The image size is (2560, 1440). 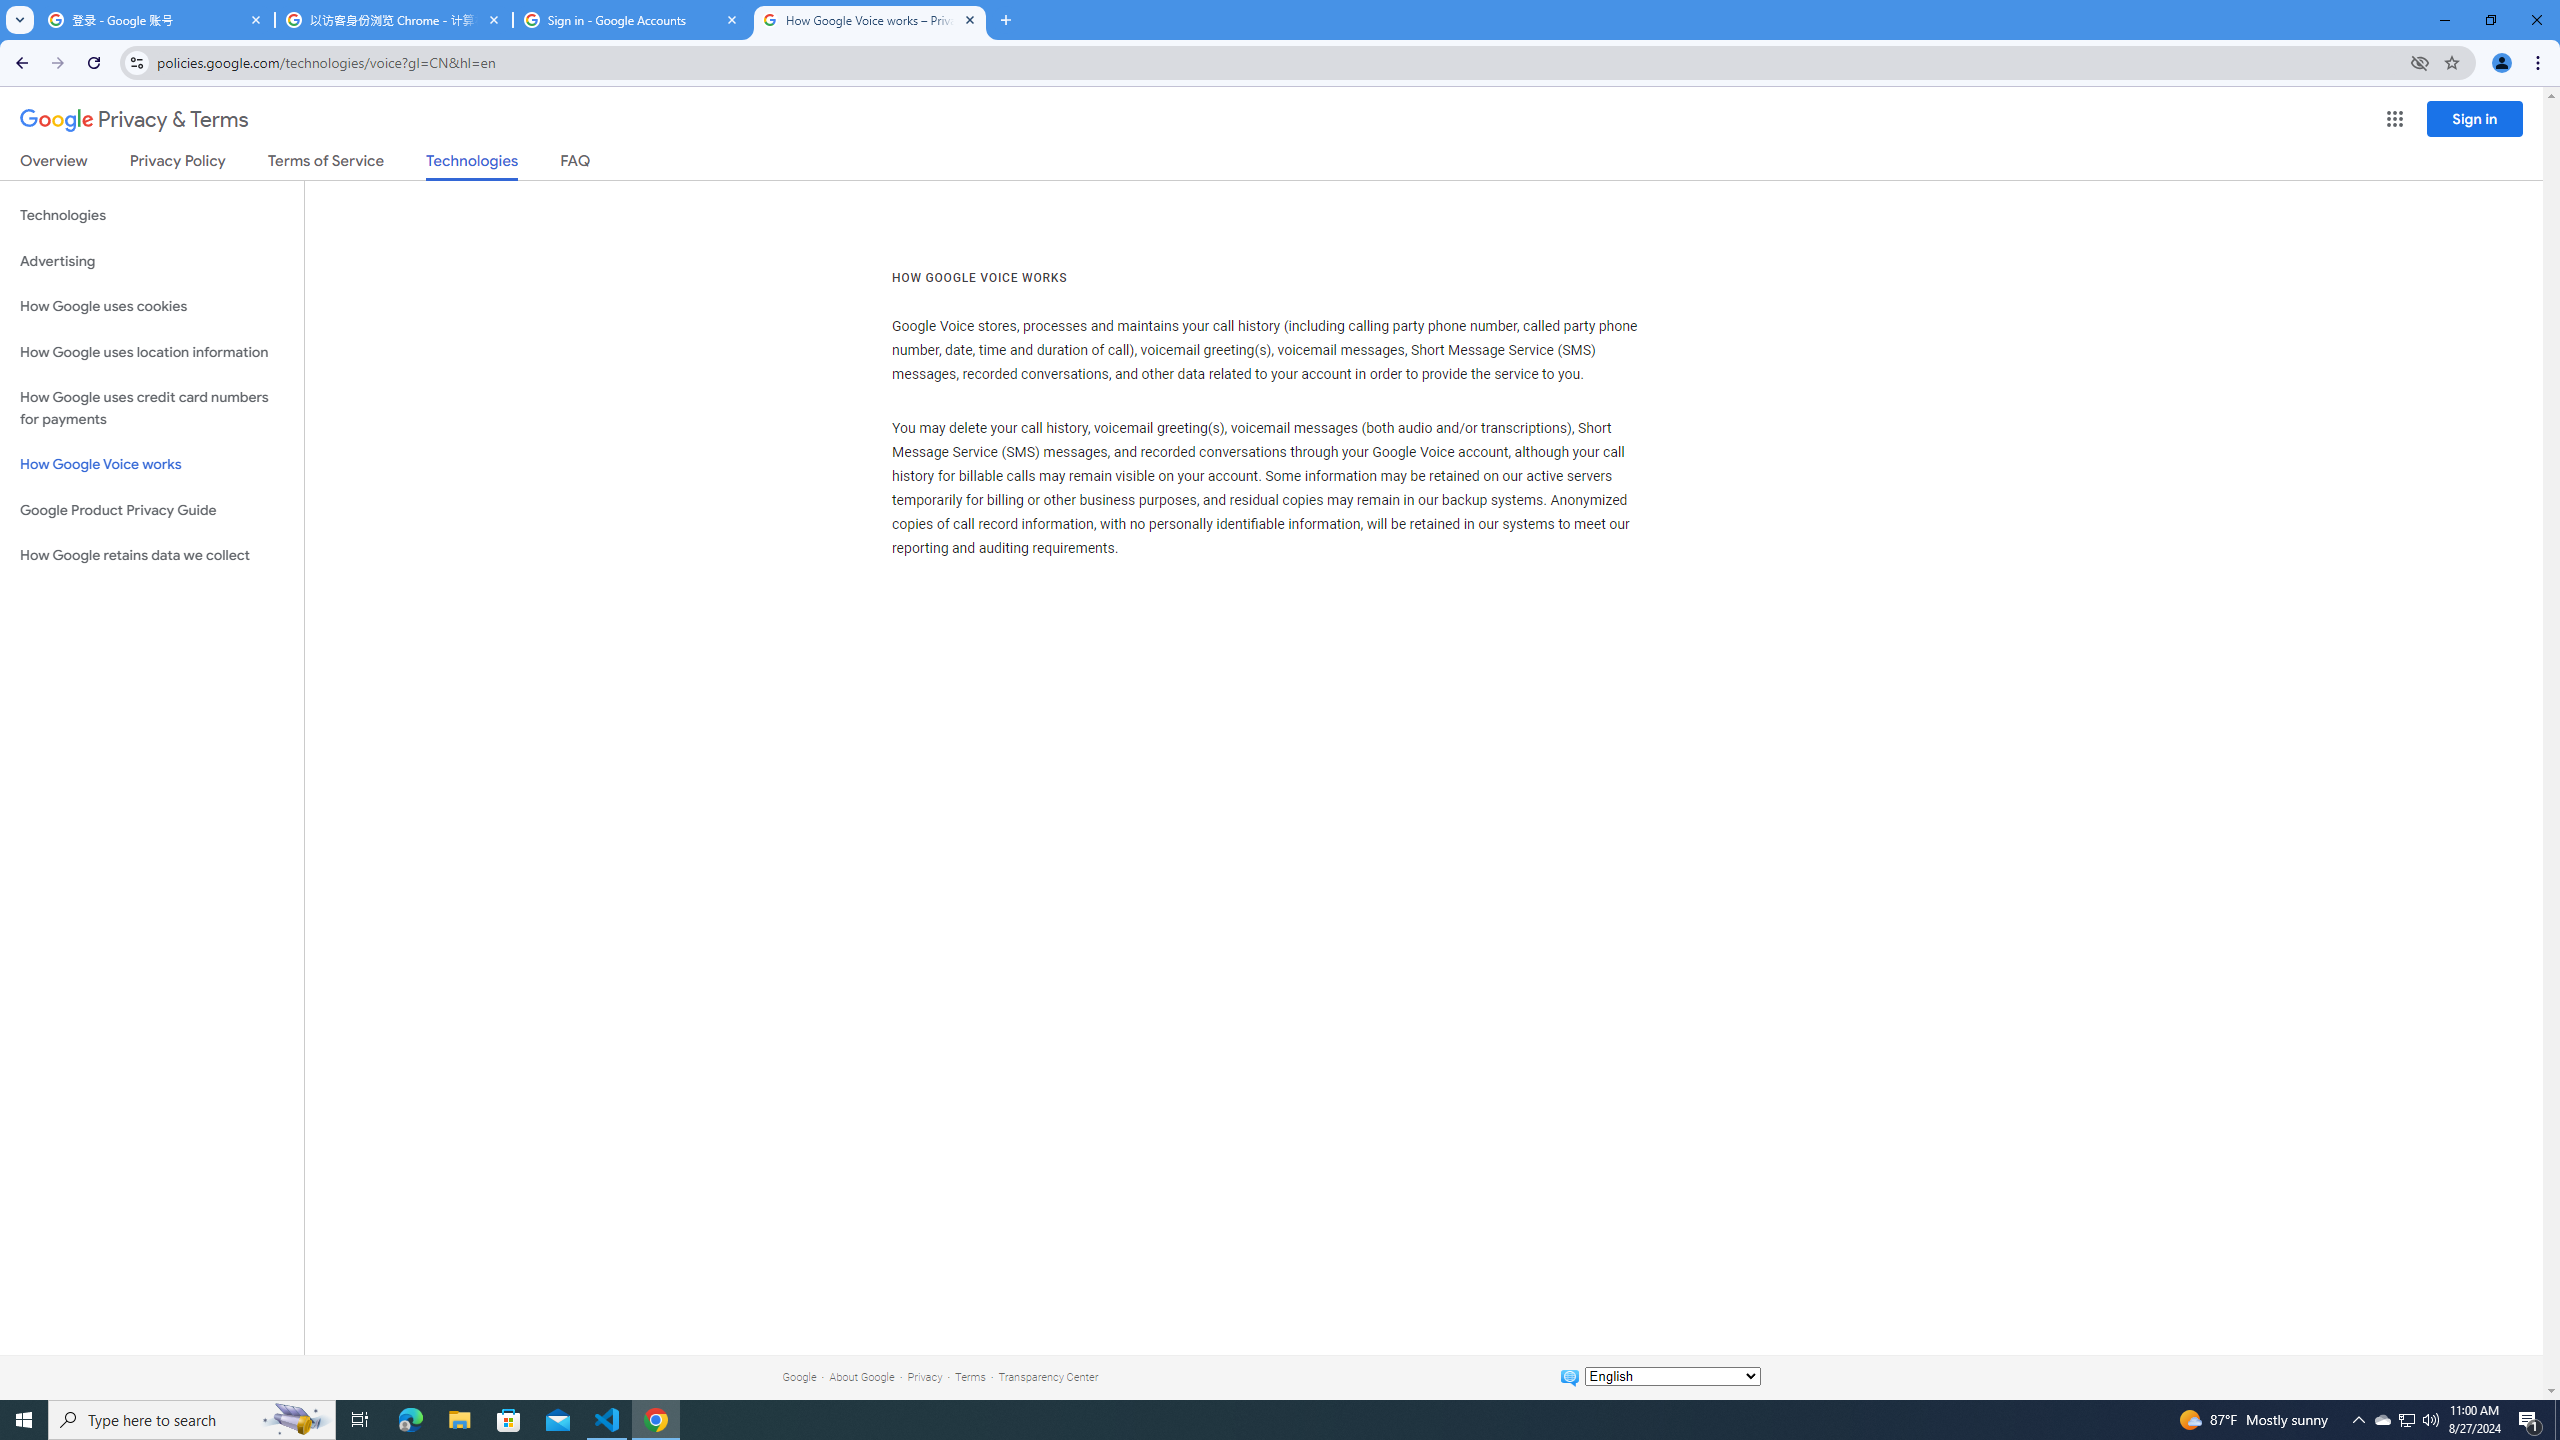 What do you see at coordinates (151, 306) in the screenshot?
I see `'How Google uses cookies'` at bounding box center [151, 306].